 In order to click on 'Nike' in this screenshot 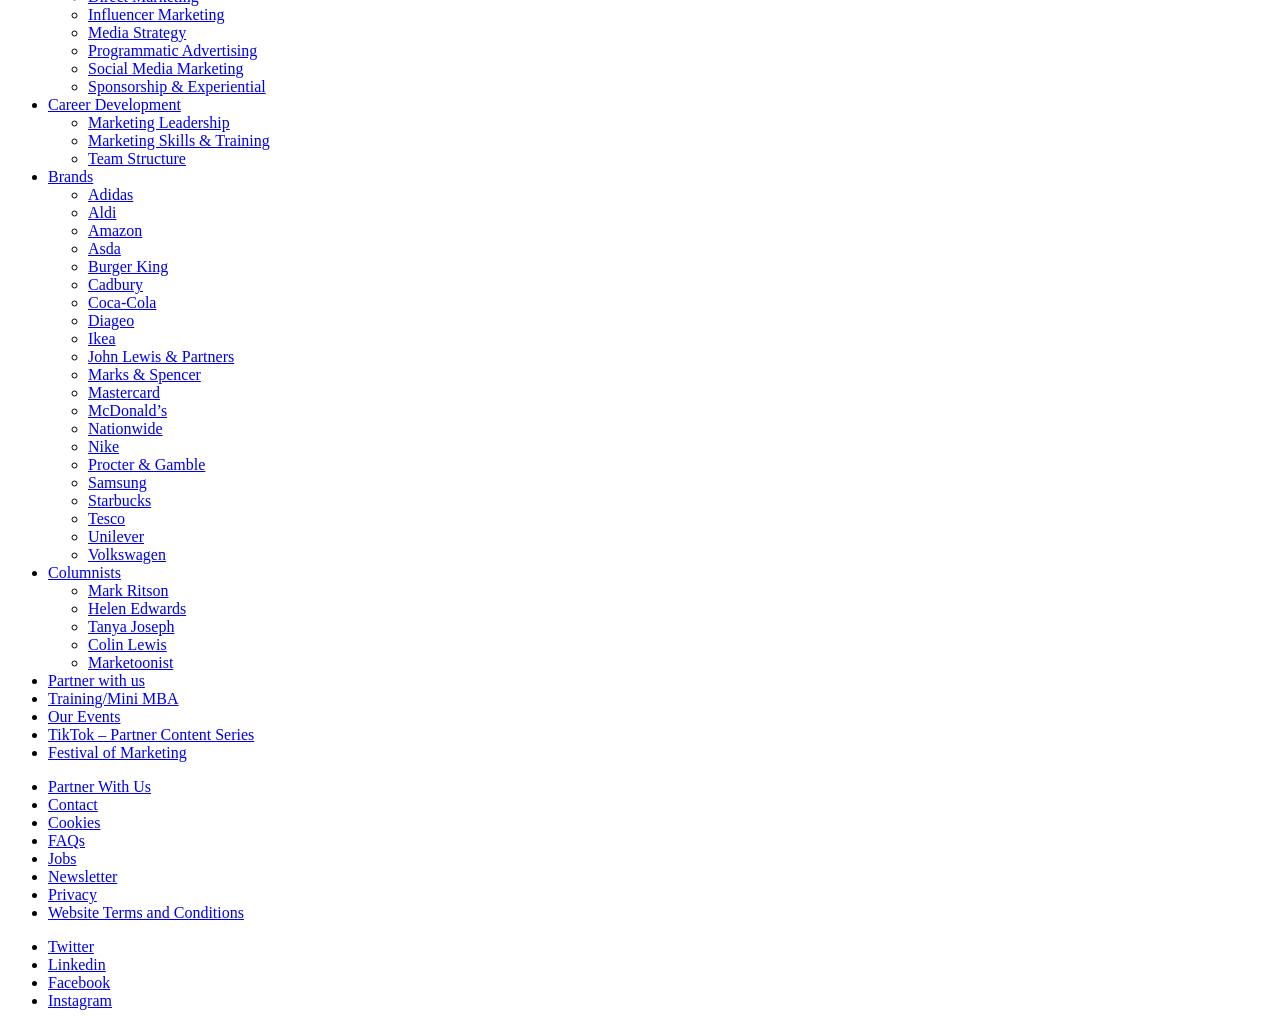, I will do `click(87, 445)`.